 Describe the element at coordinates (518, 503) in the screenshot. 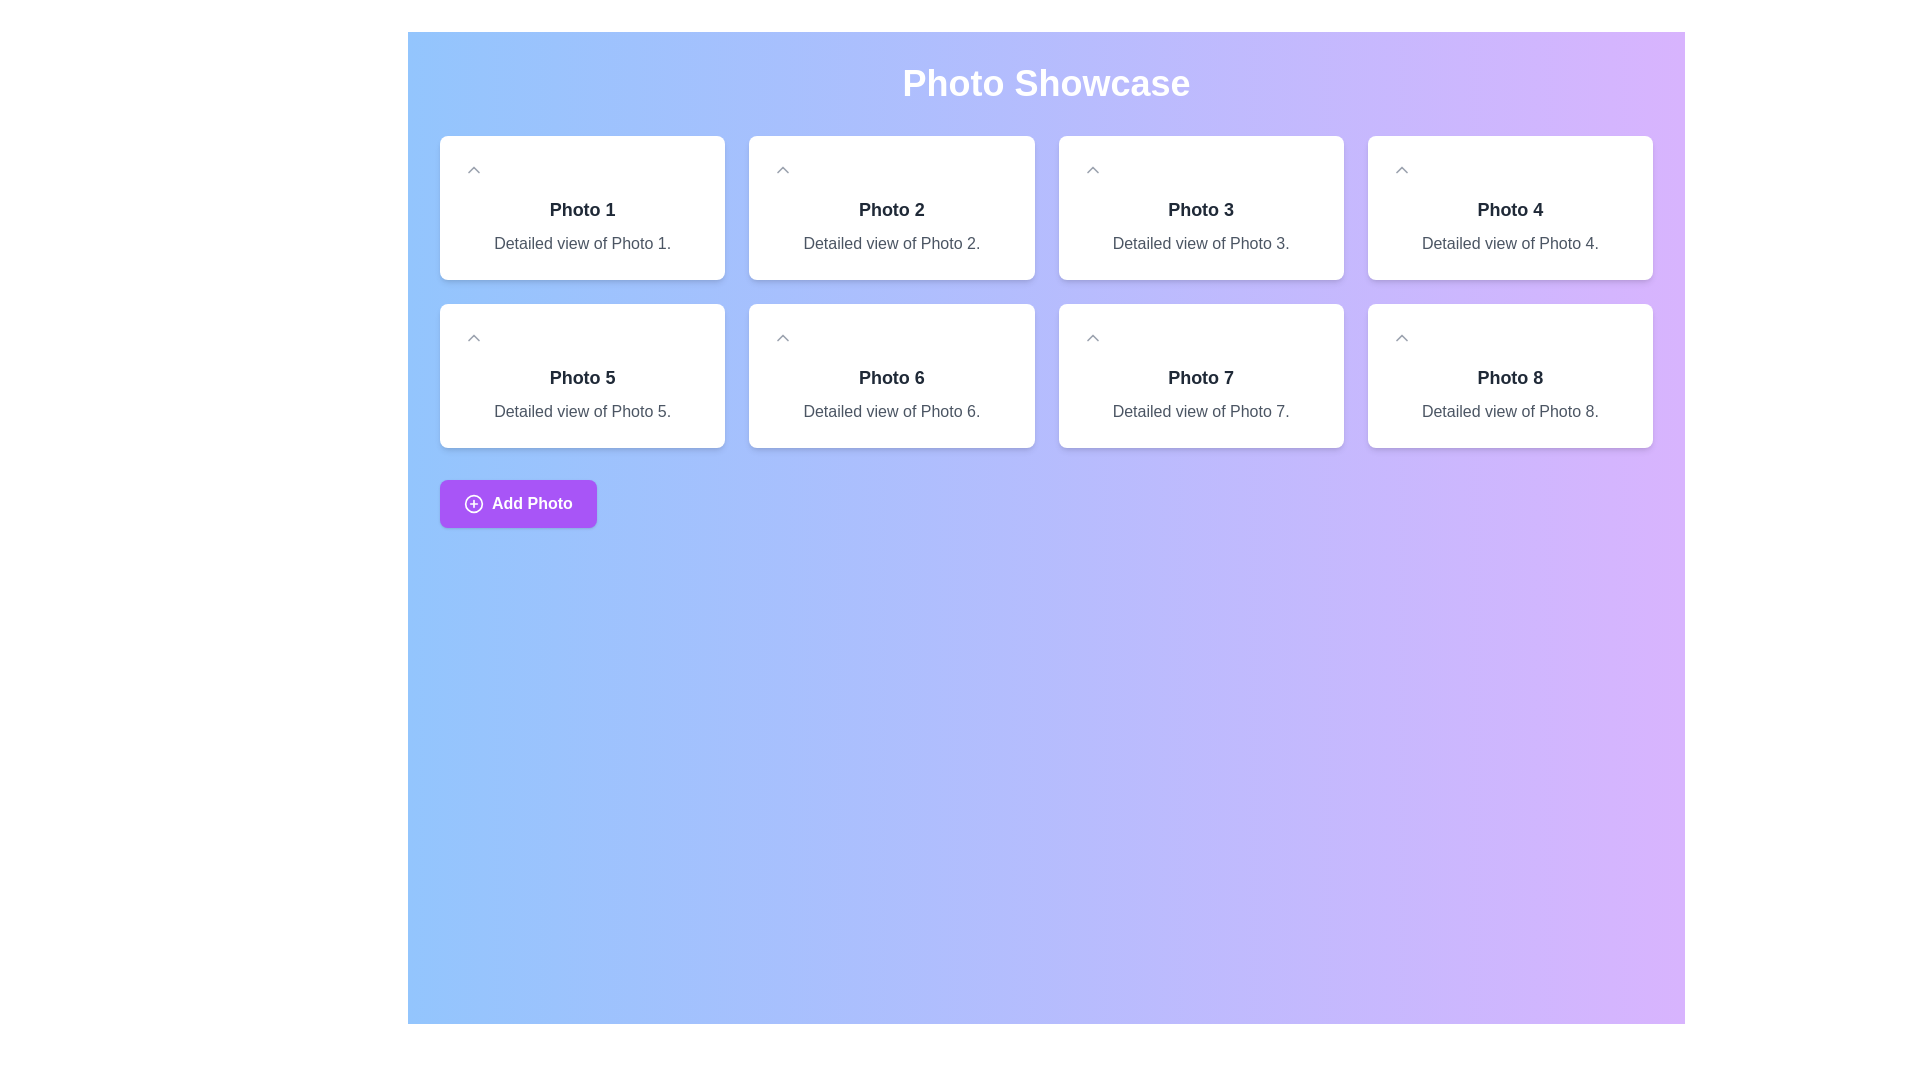

I see `the button located at the bottom left of the interface to initiate the upload or addition of new photos, aligned centrally with respect to the column containing 'Photo 1' and 'Photo 5'` at that location.